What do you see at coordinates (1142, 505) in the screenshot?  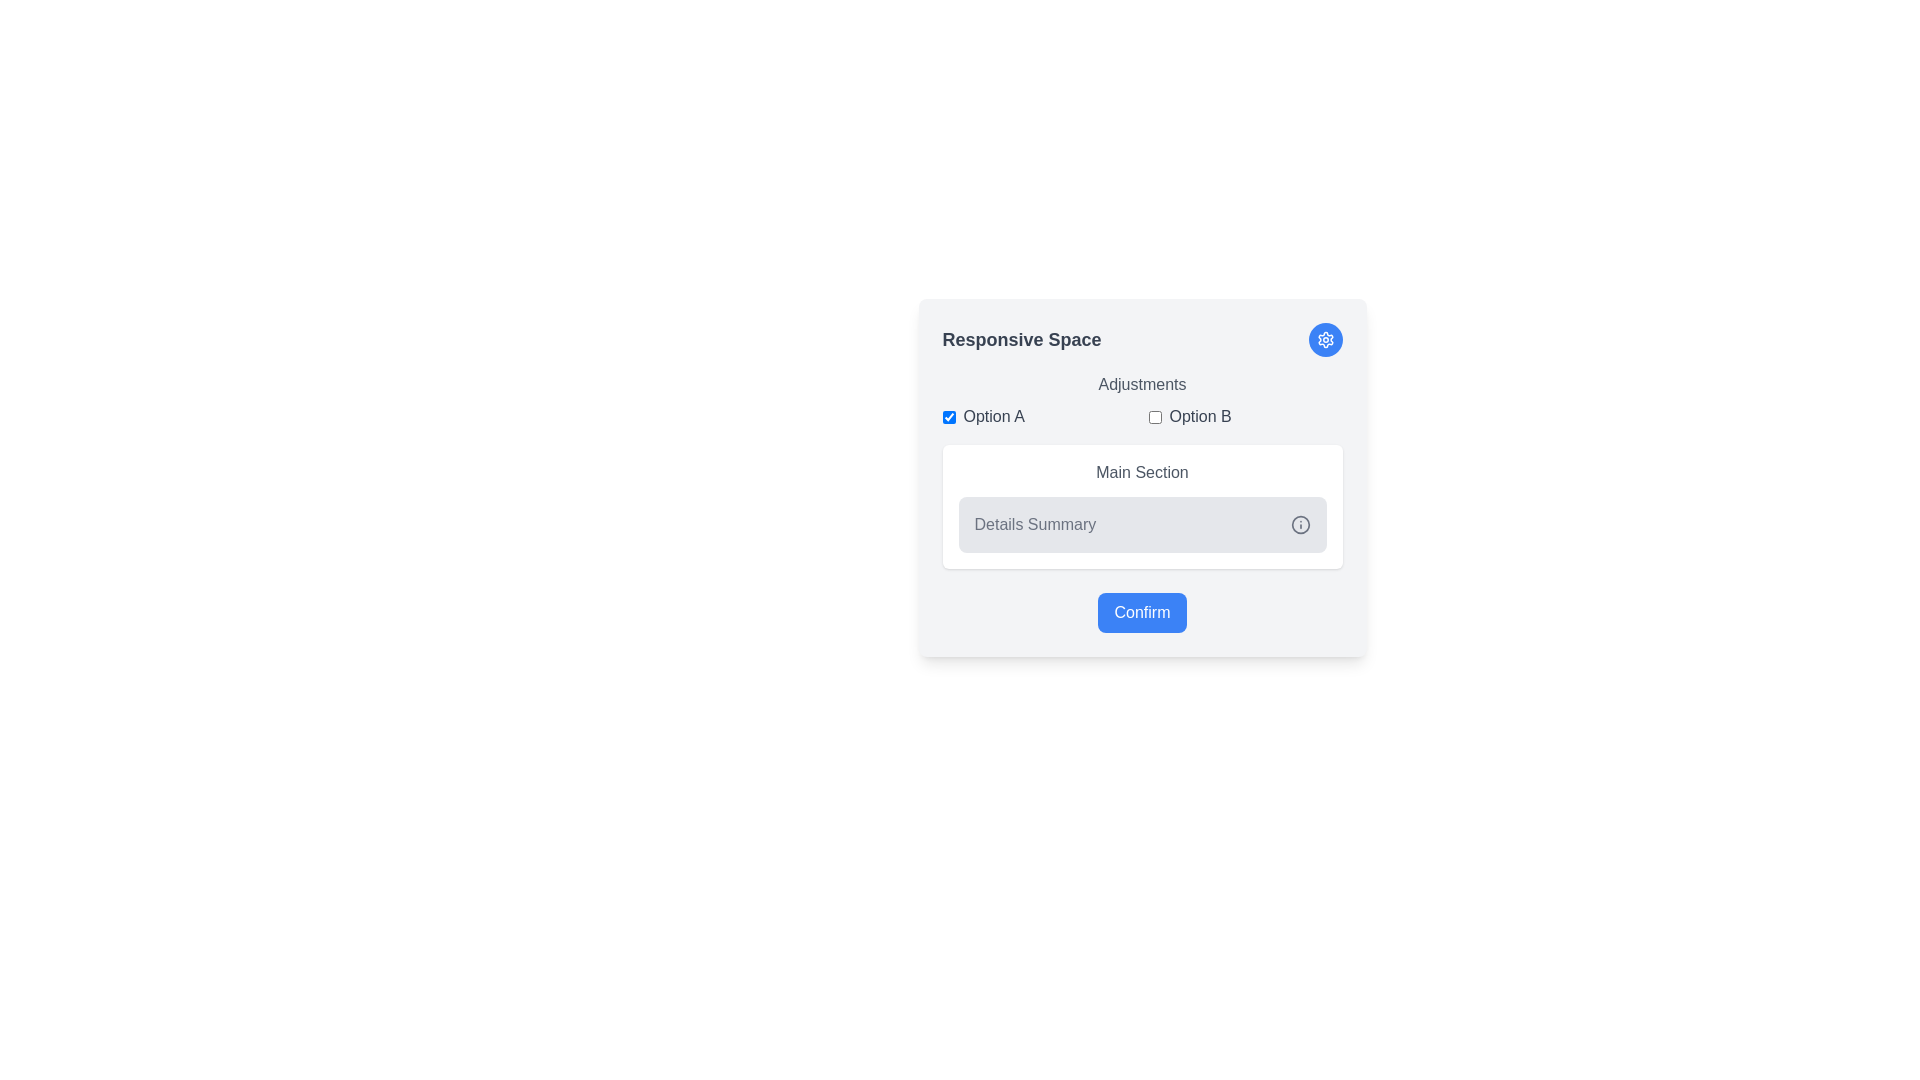 I see `the rectangular card styled with a white background, rounded corners, and a shadow effect located within a modal below the 'Adjustments' section and above the 'Confirm' button` at bounding box center [1142, 505].